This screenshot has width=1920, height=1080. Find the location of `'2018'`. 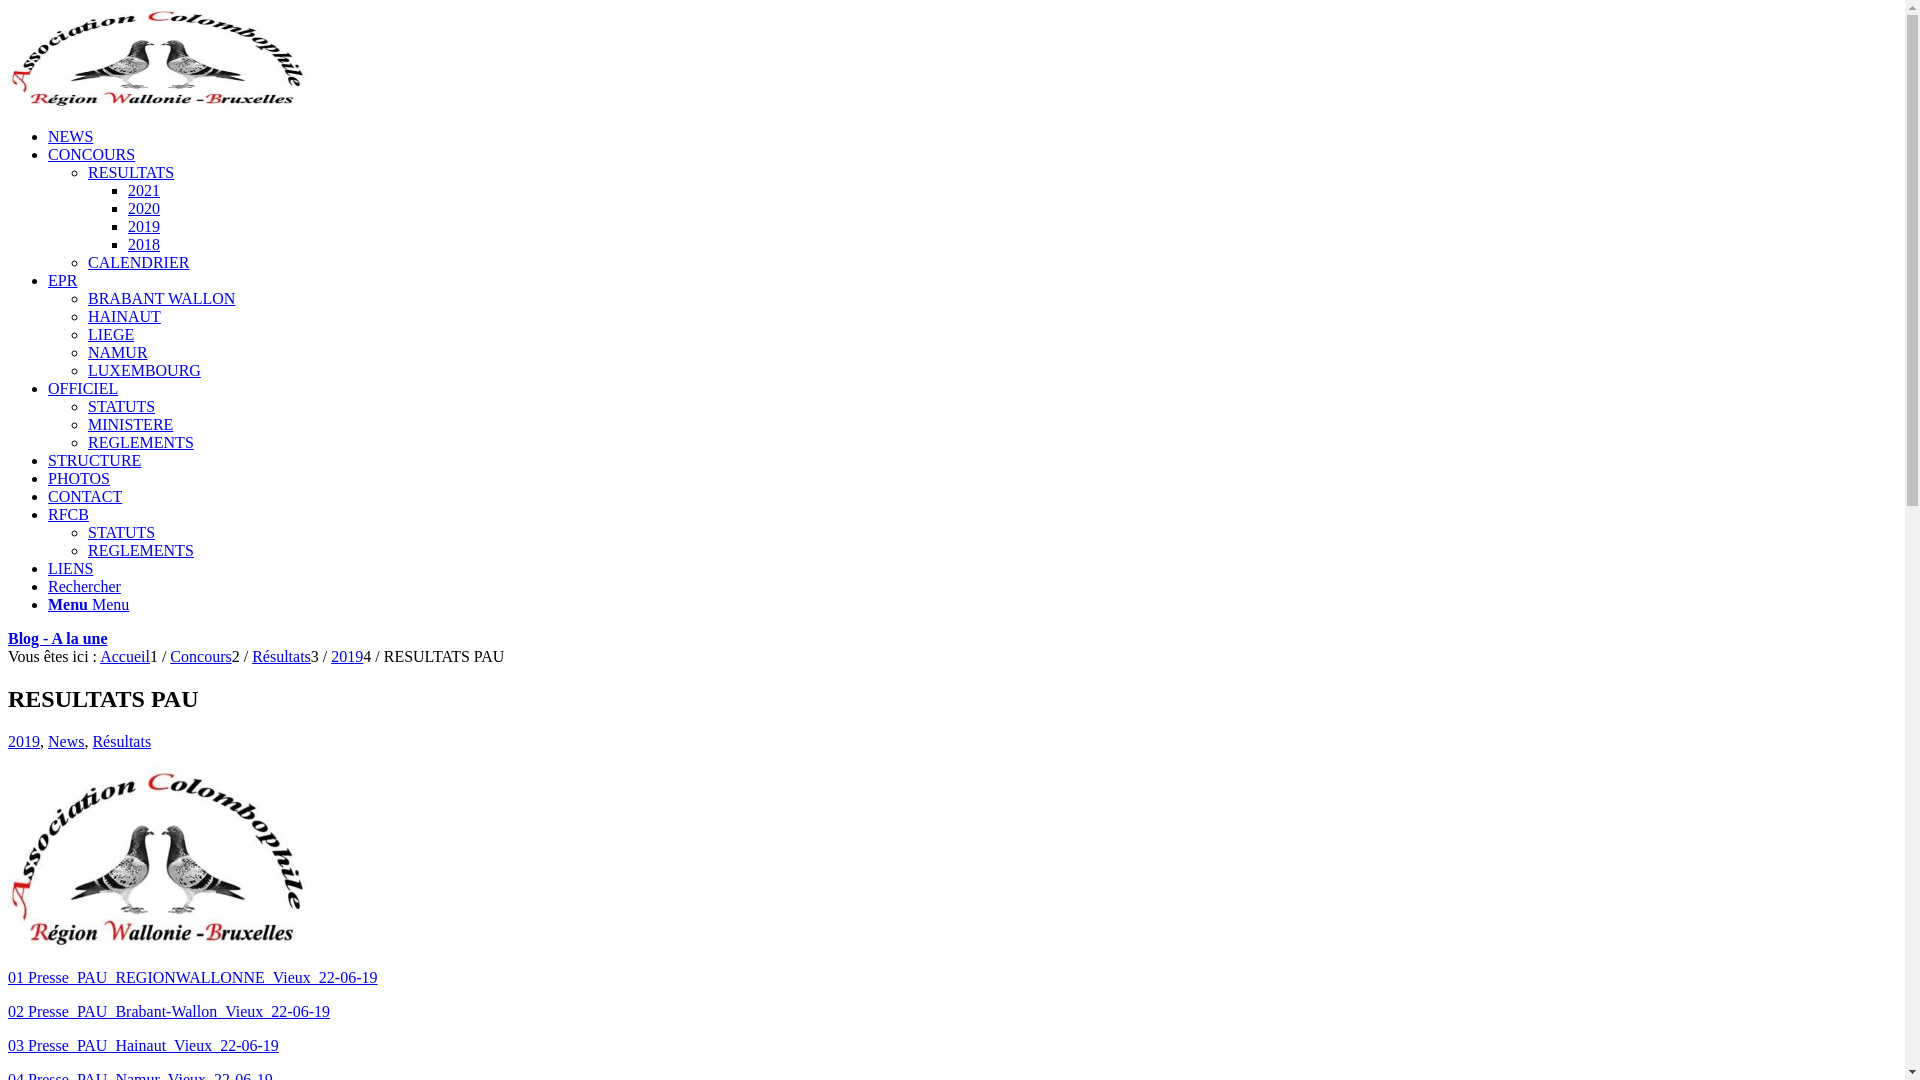

'2018' is located at coordinates (143, 243).